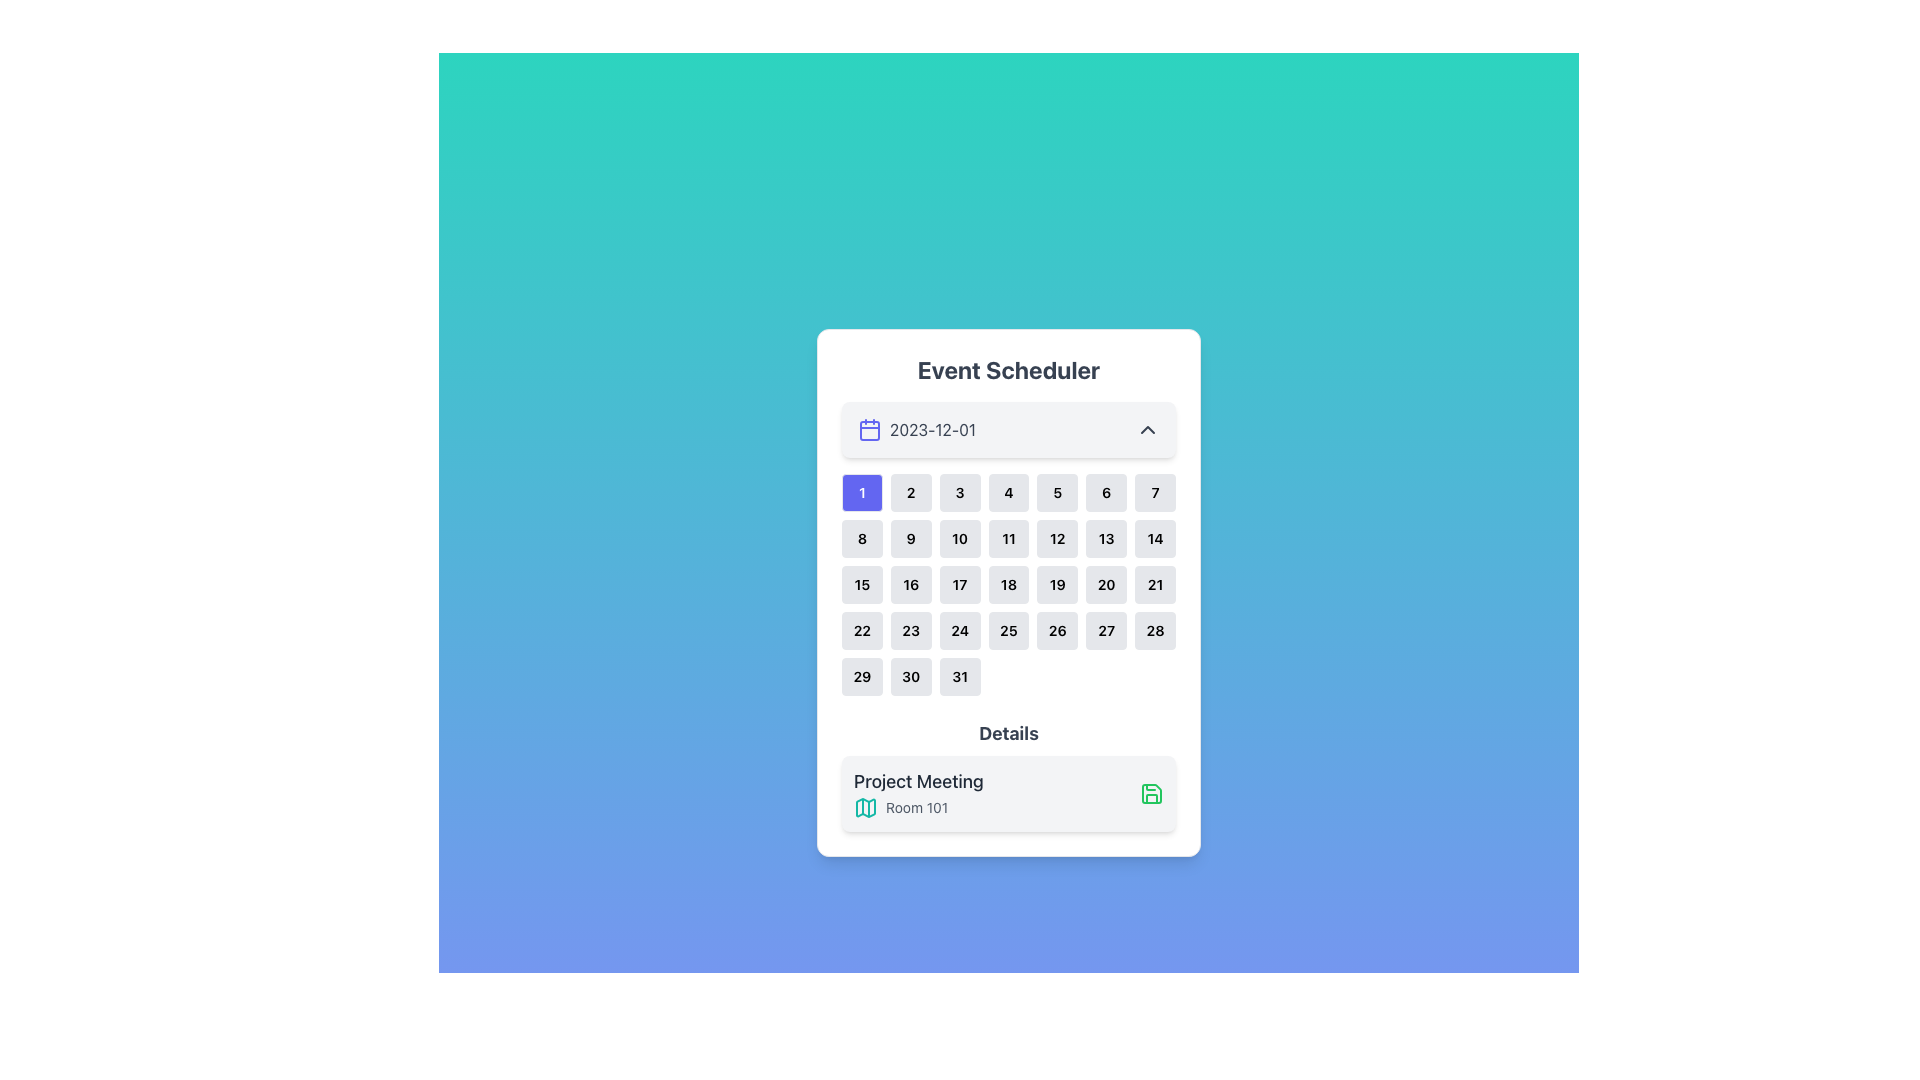  Describe the element at coordinates (1008, 585) in the screenshot. I see `the button representing the date '18' in the calendar UI for keyboard interaction` at that location.